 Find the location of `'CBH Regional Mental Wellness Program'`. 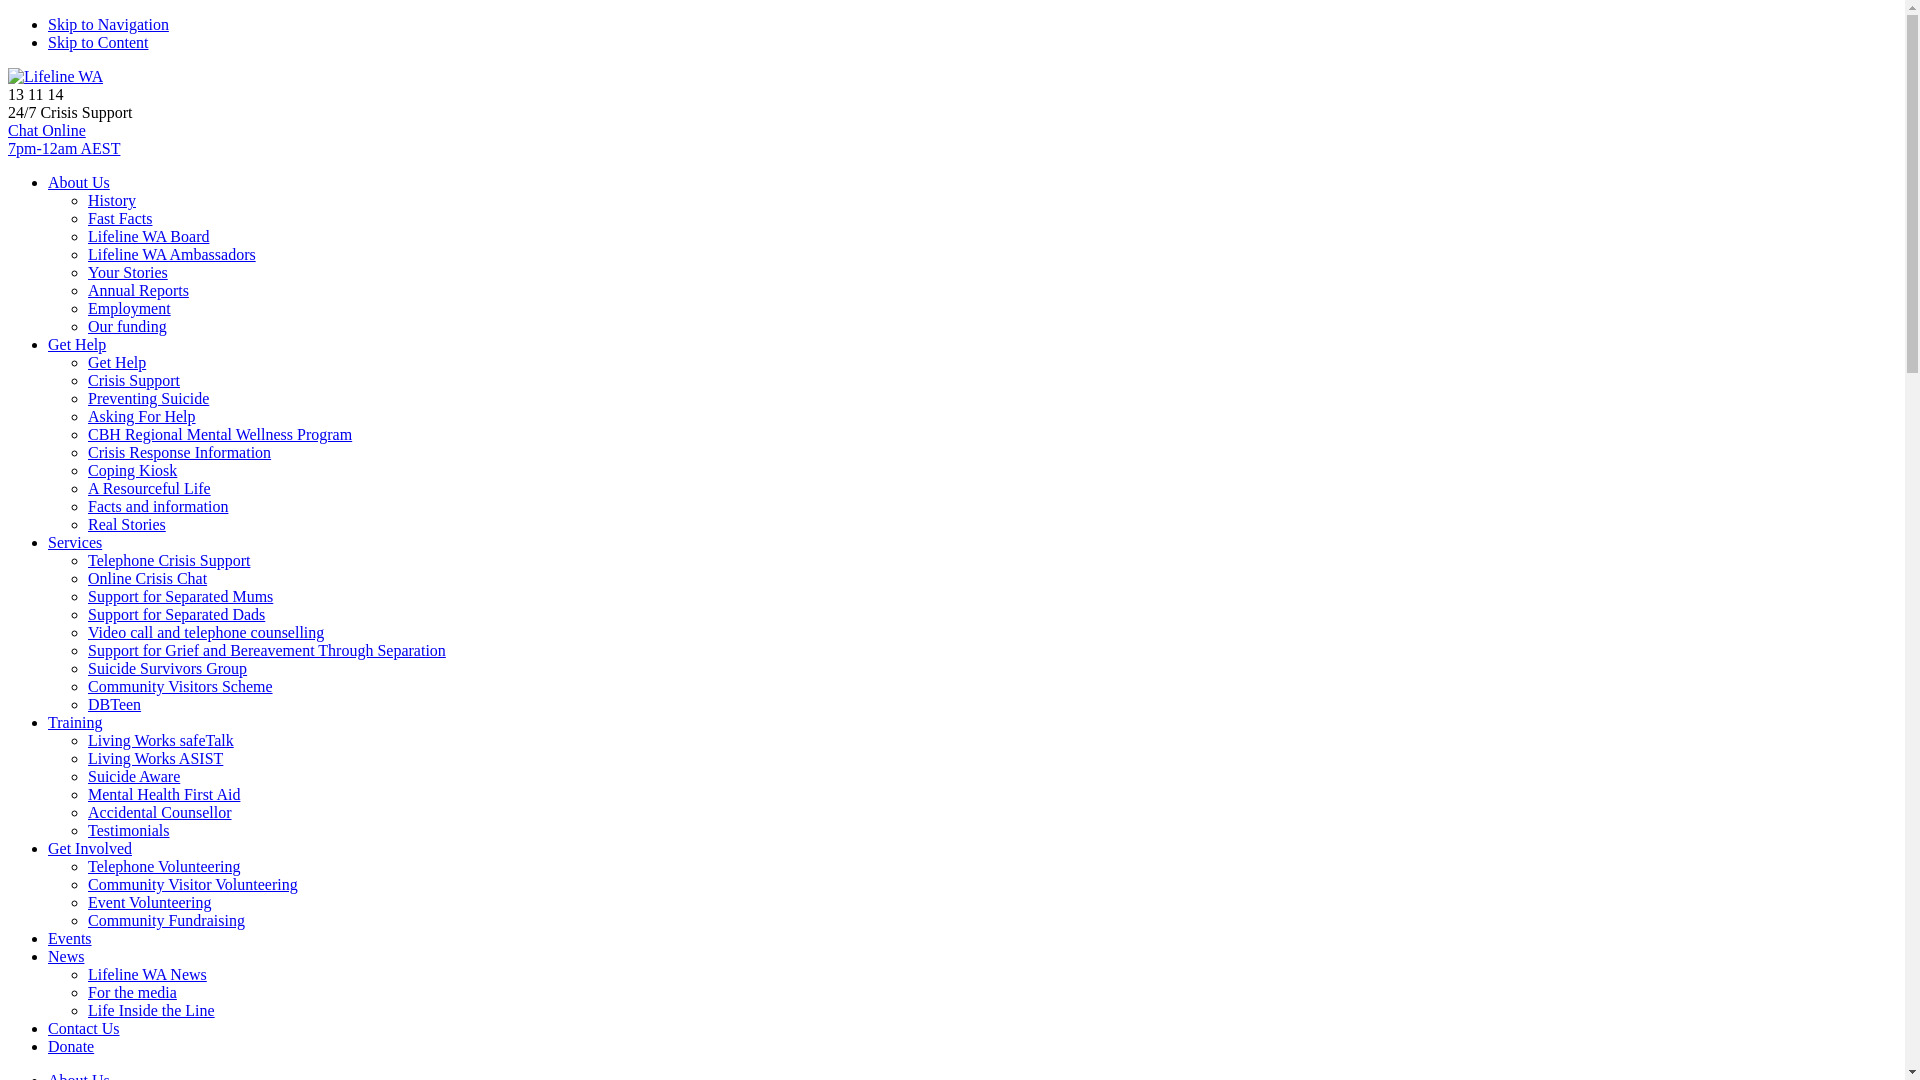

'CBH Regional Mental Wellness Program' is located at coordinates (220, 433).